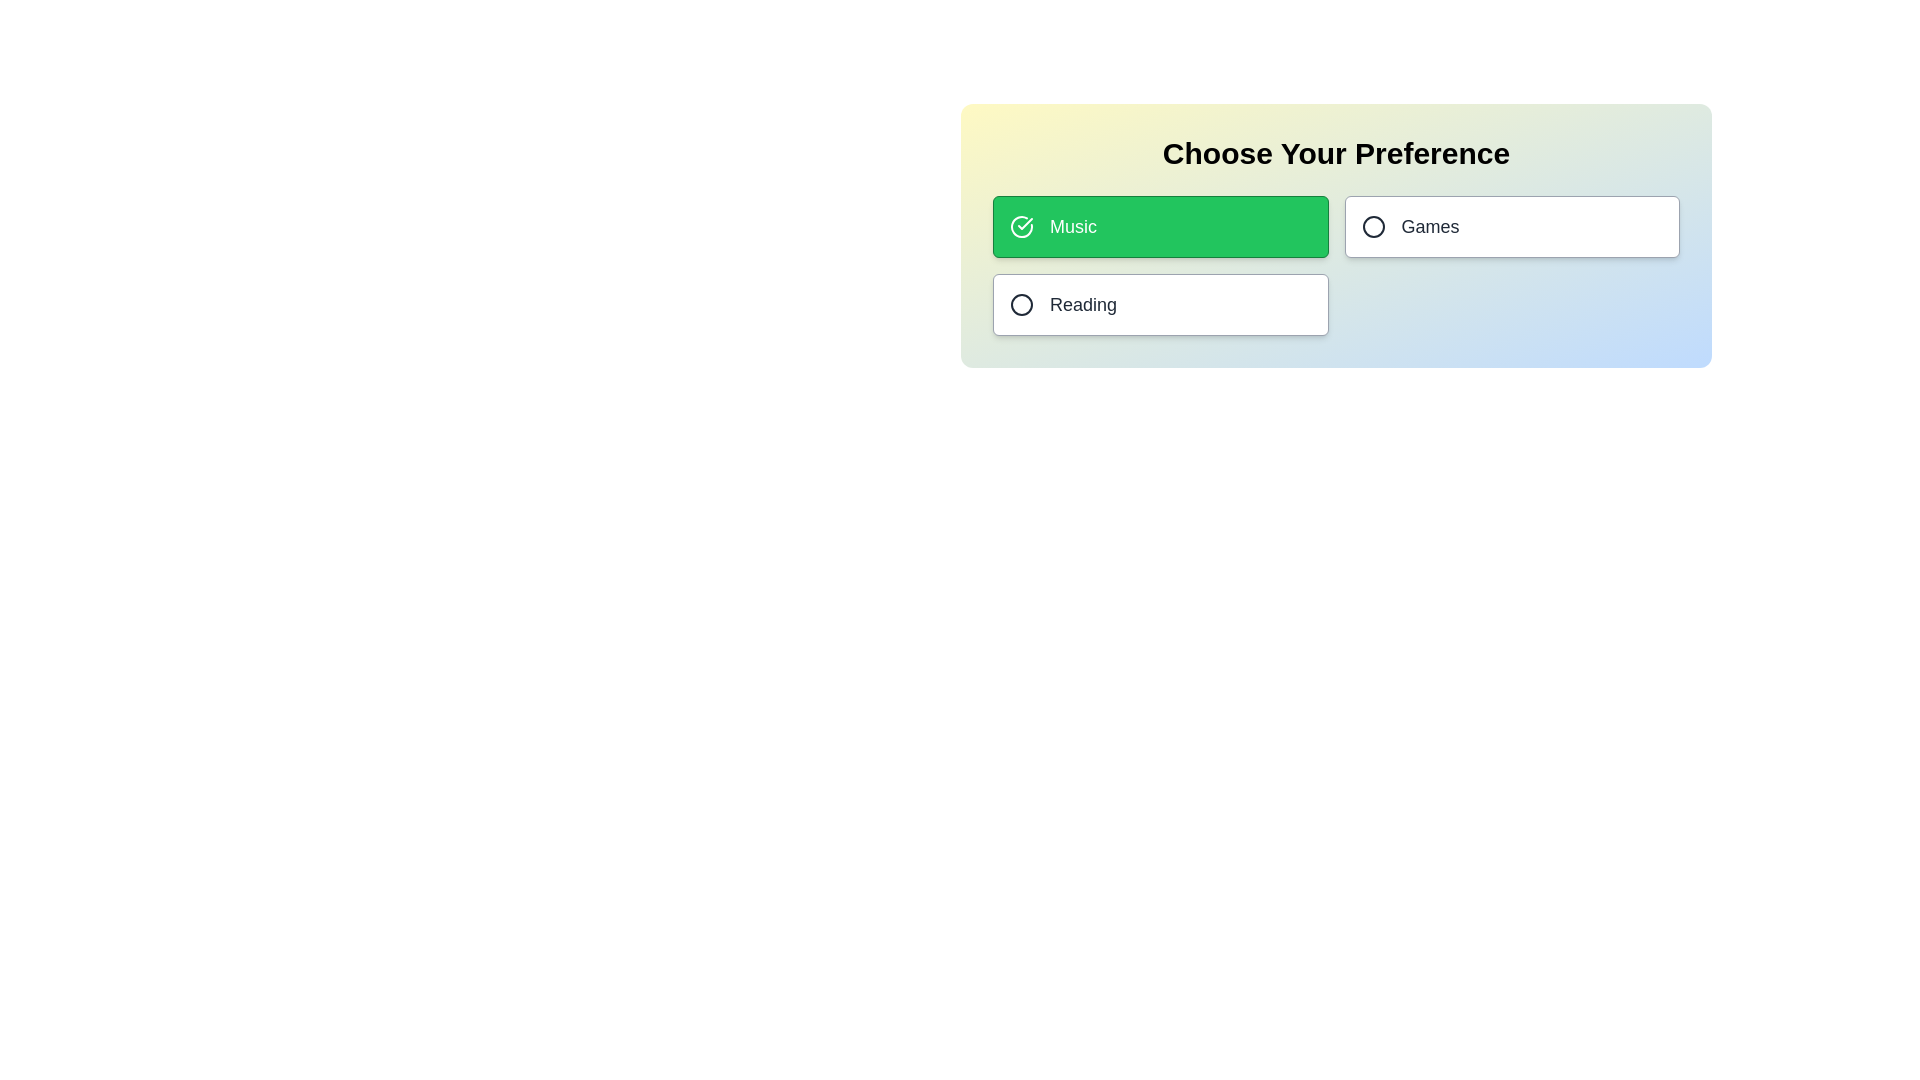  Describe the element at coordinates (1022, 304) in the screenshot. I see `the radio button indicating the 'Reading' option` at that location.